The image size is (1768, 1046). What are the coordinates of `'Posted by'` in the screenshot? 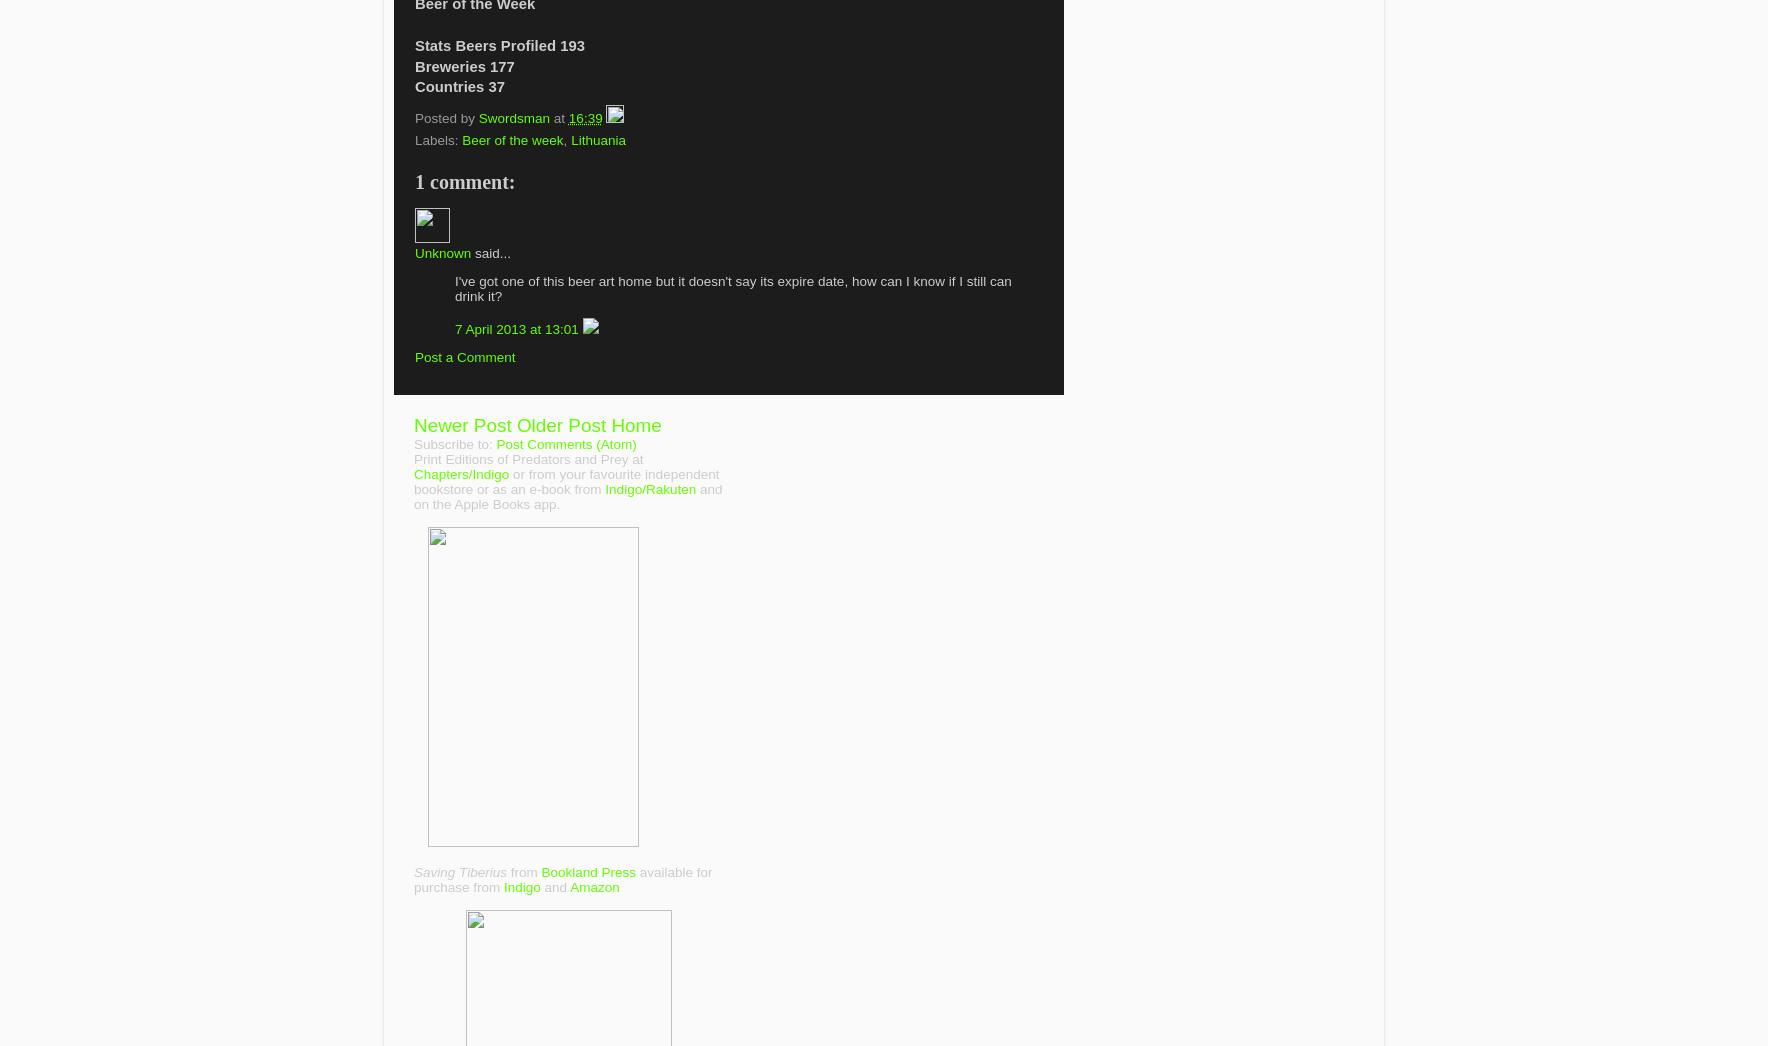 It's located at (445, 116).